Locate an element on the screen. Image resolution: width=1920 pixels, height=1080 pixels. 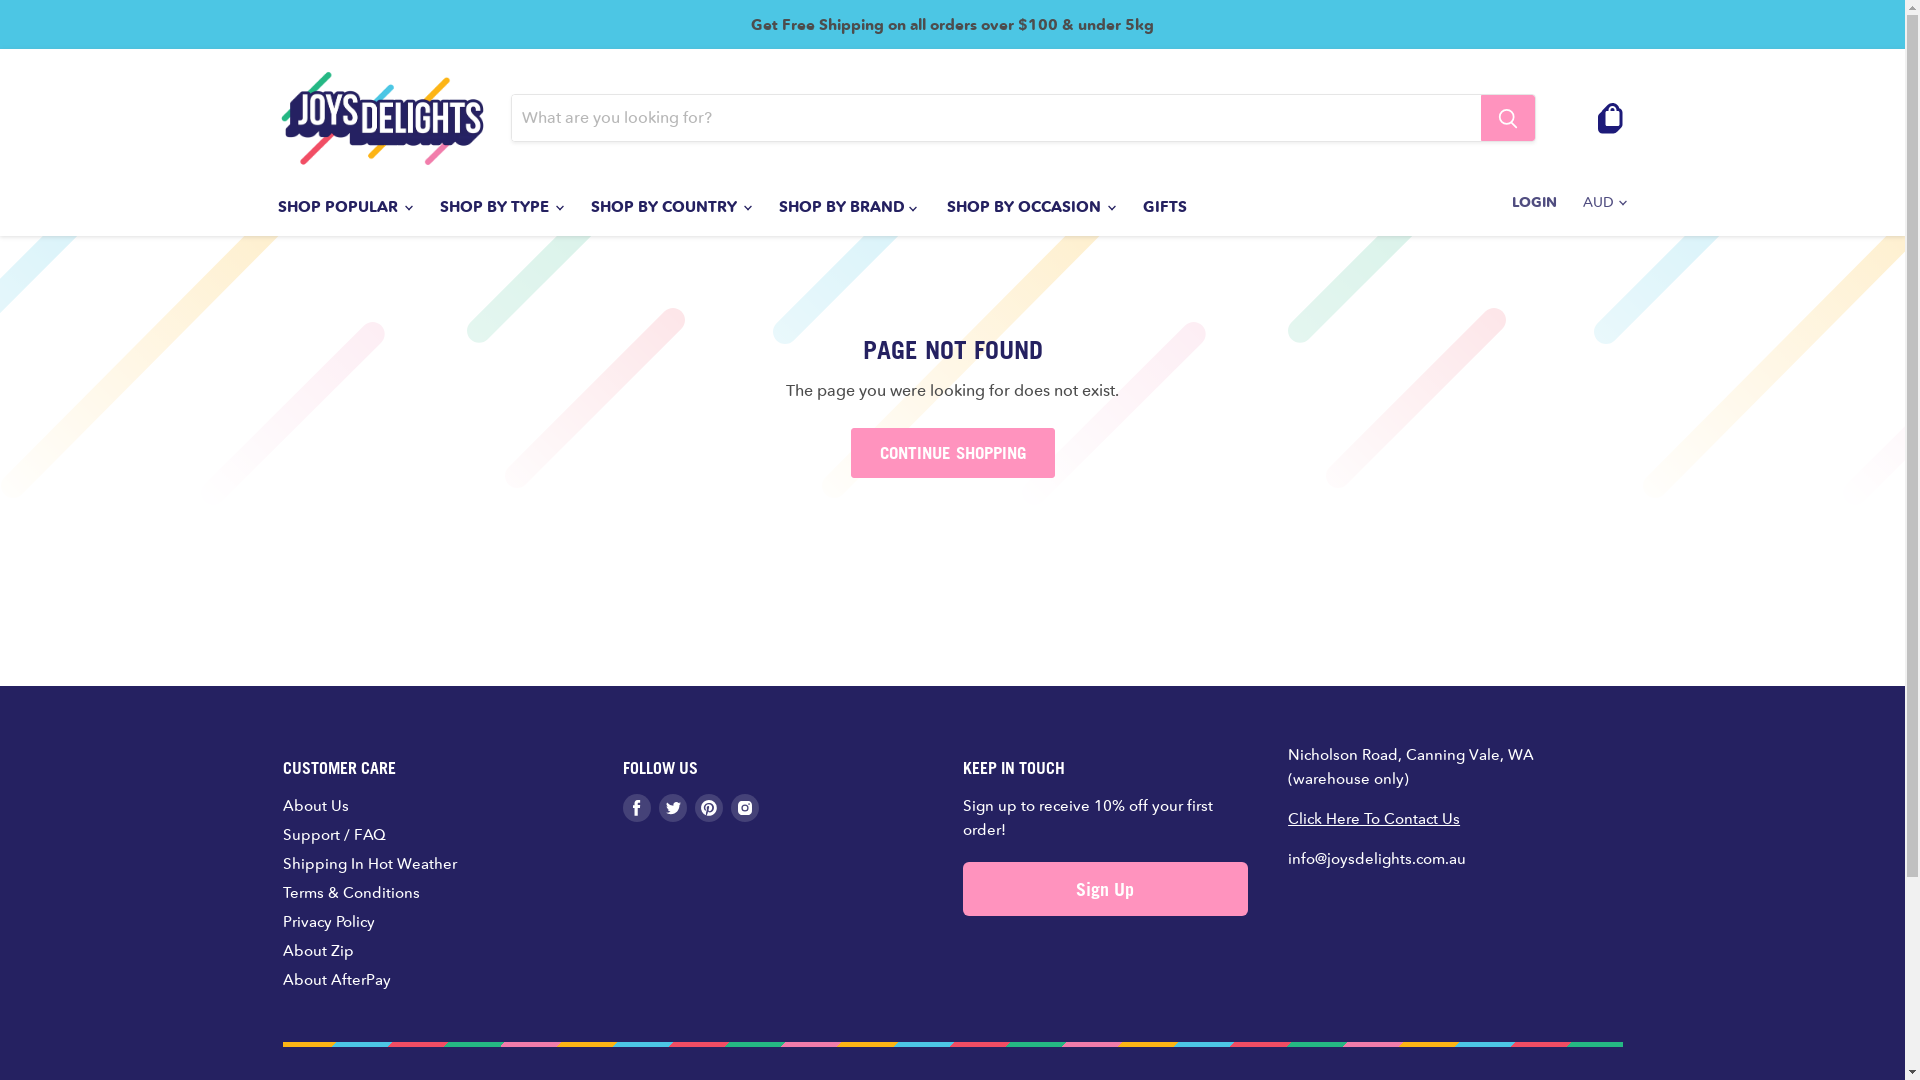
'Support / FAQ' is located at coordinates (333, 834).